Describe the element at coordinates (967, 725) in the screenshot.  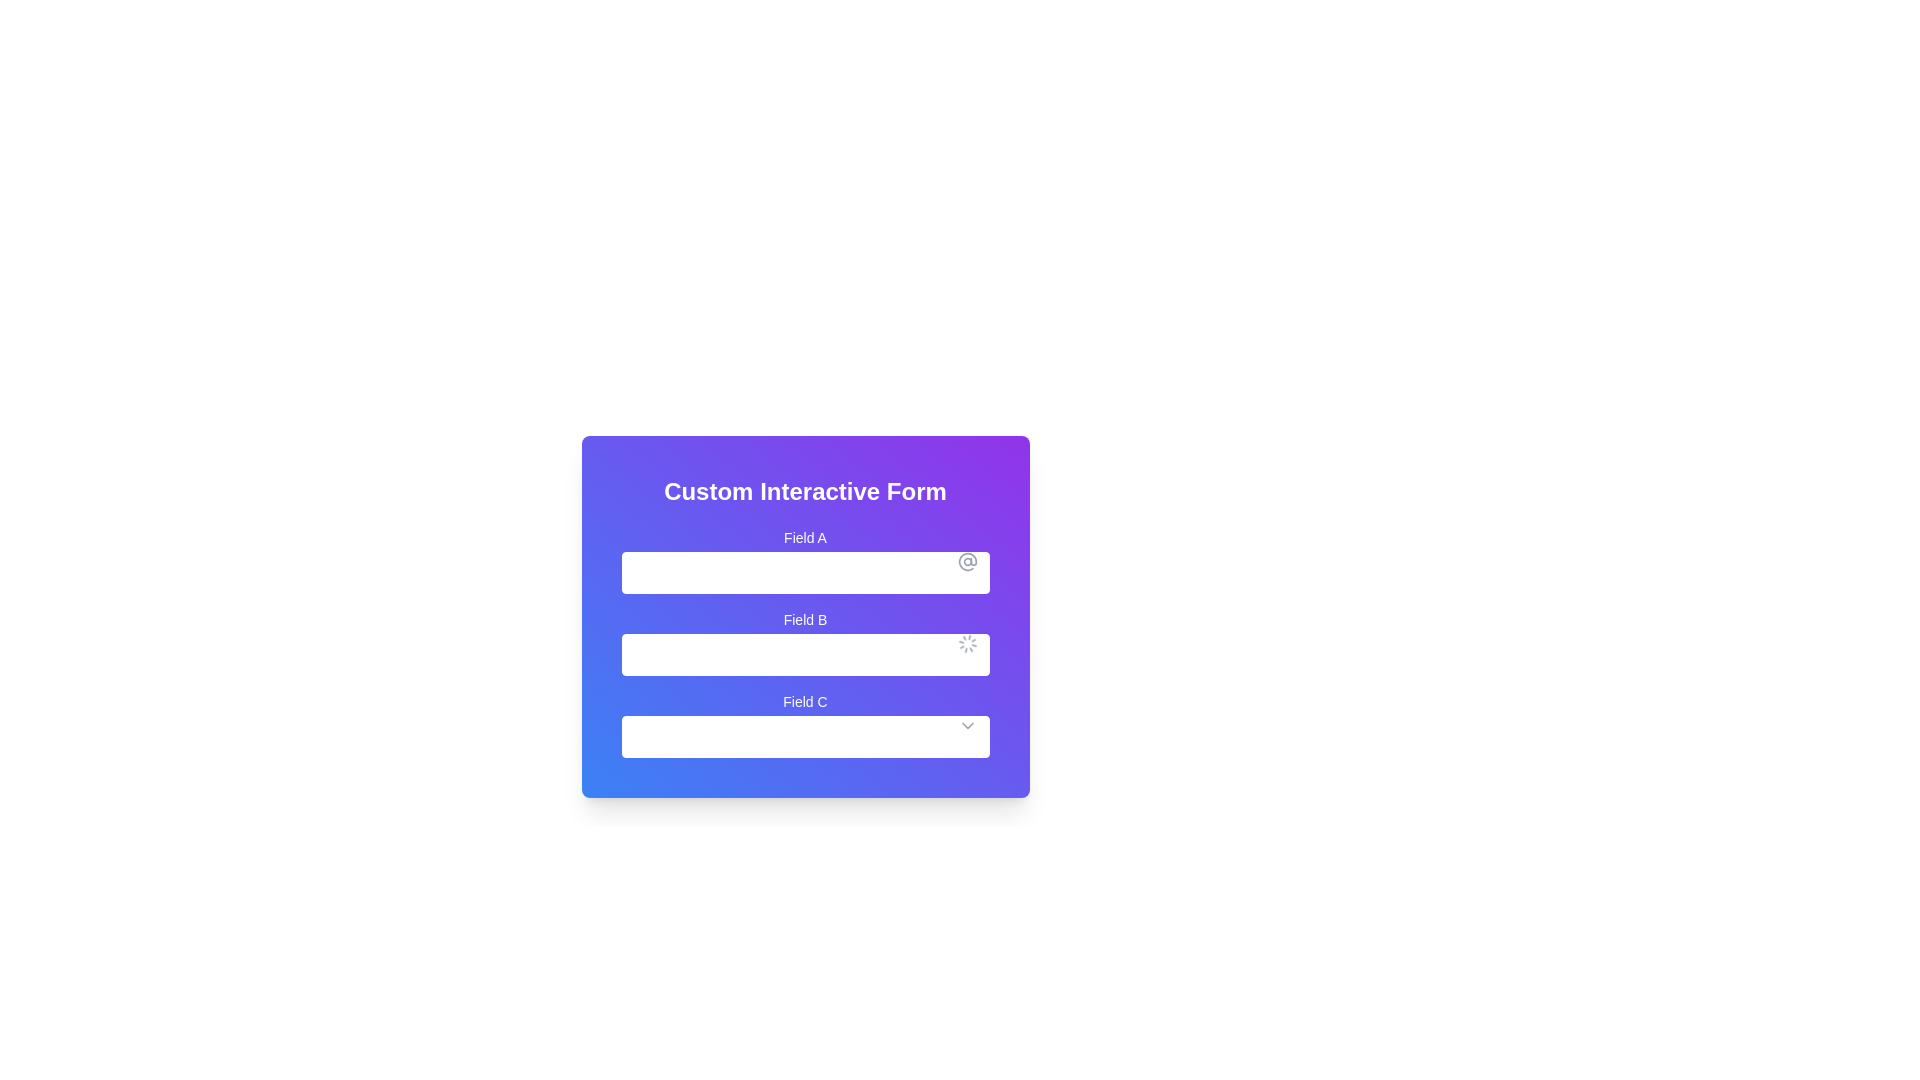
I see `the small downward-pointing chevron icon outlined in gray, located at the right end of the third input field` at that location.